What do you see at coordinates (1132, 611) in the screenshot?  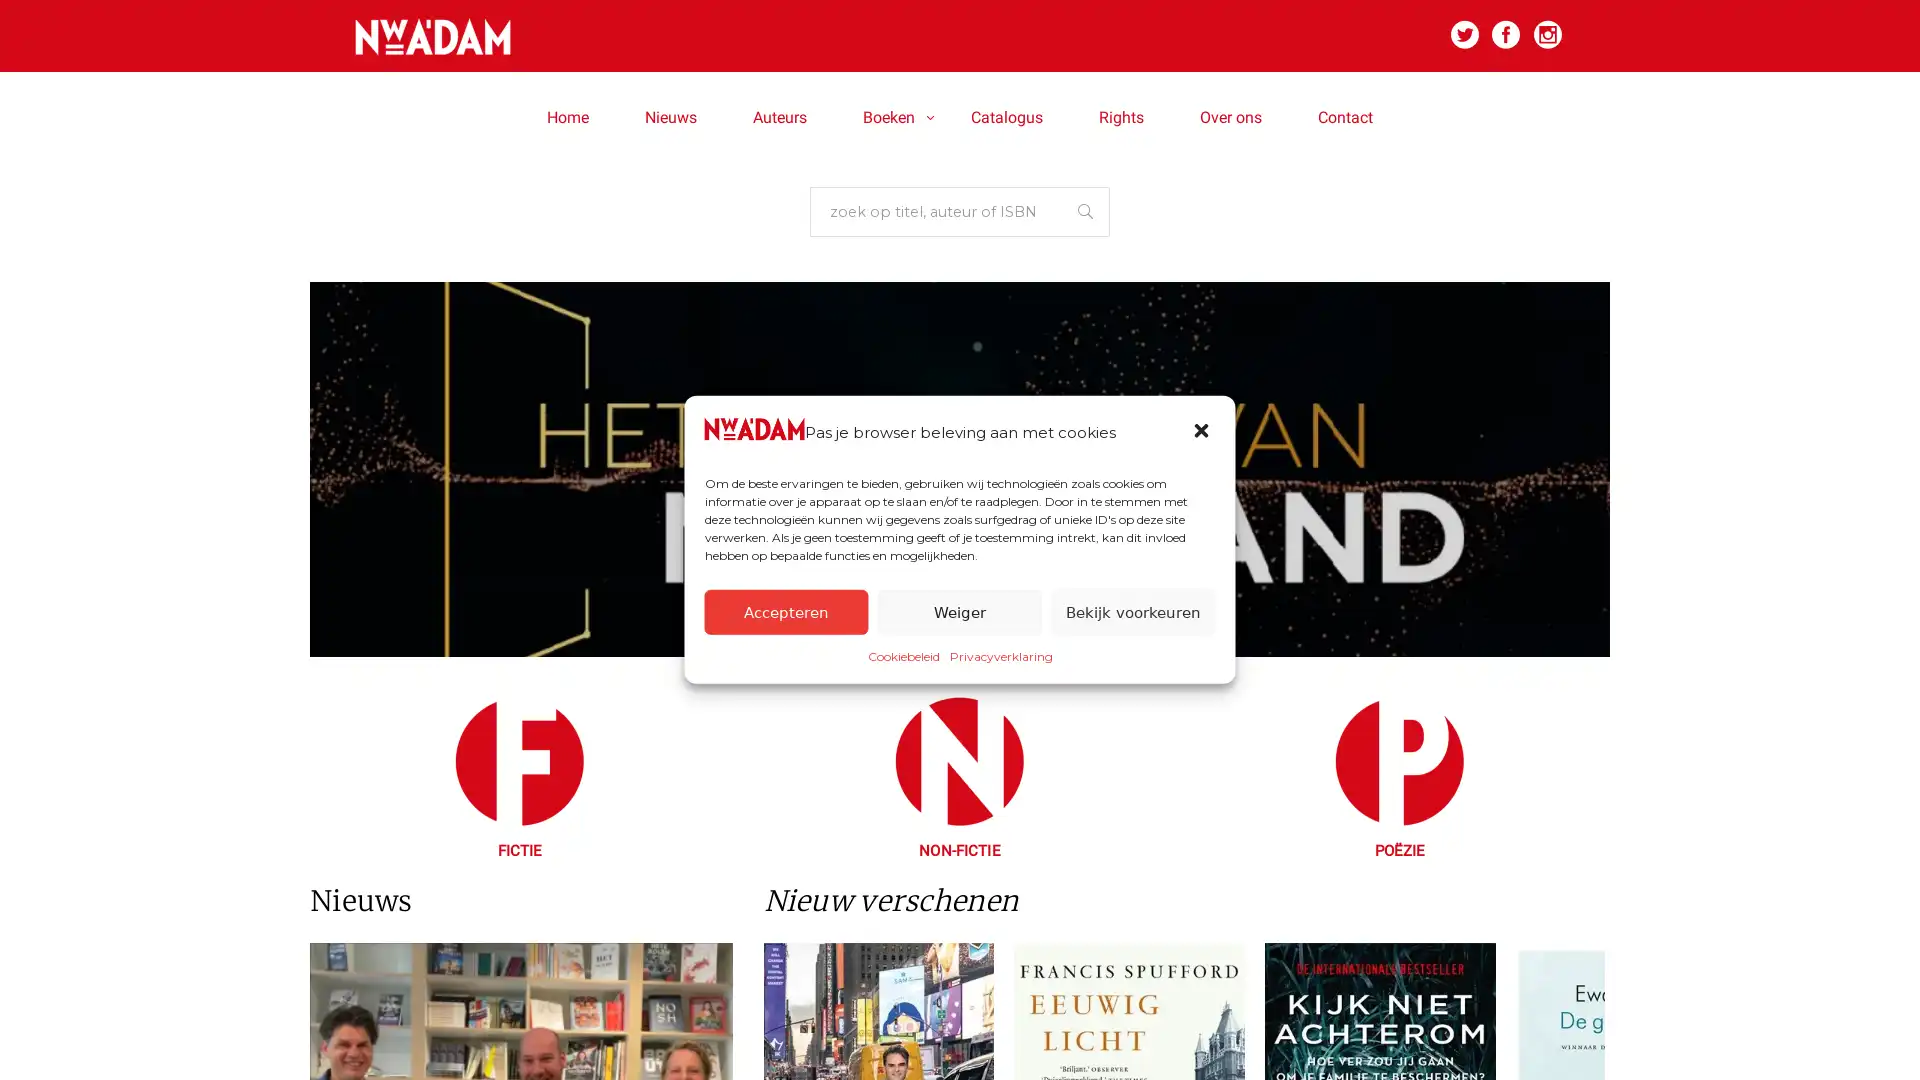 I see `Bekijk voorkeuren` at bounding box center [1132, 611].